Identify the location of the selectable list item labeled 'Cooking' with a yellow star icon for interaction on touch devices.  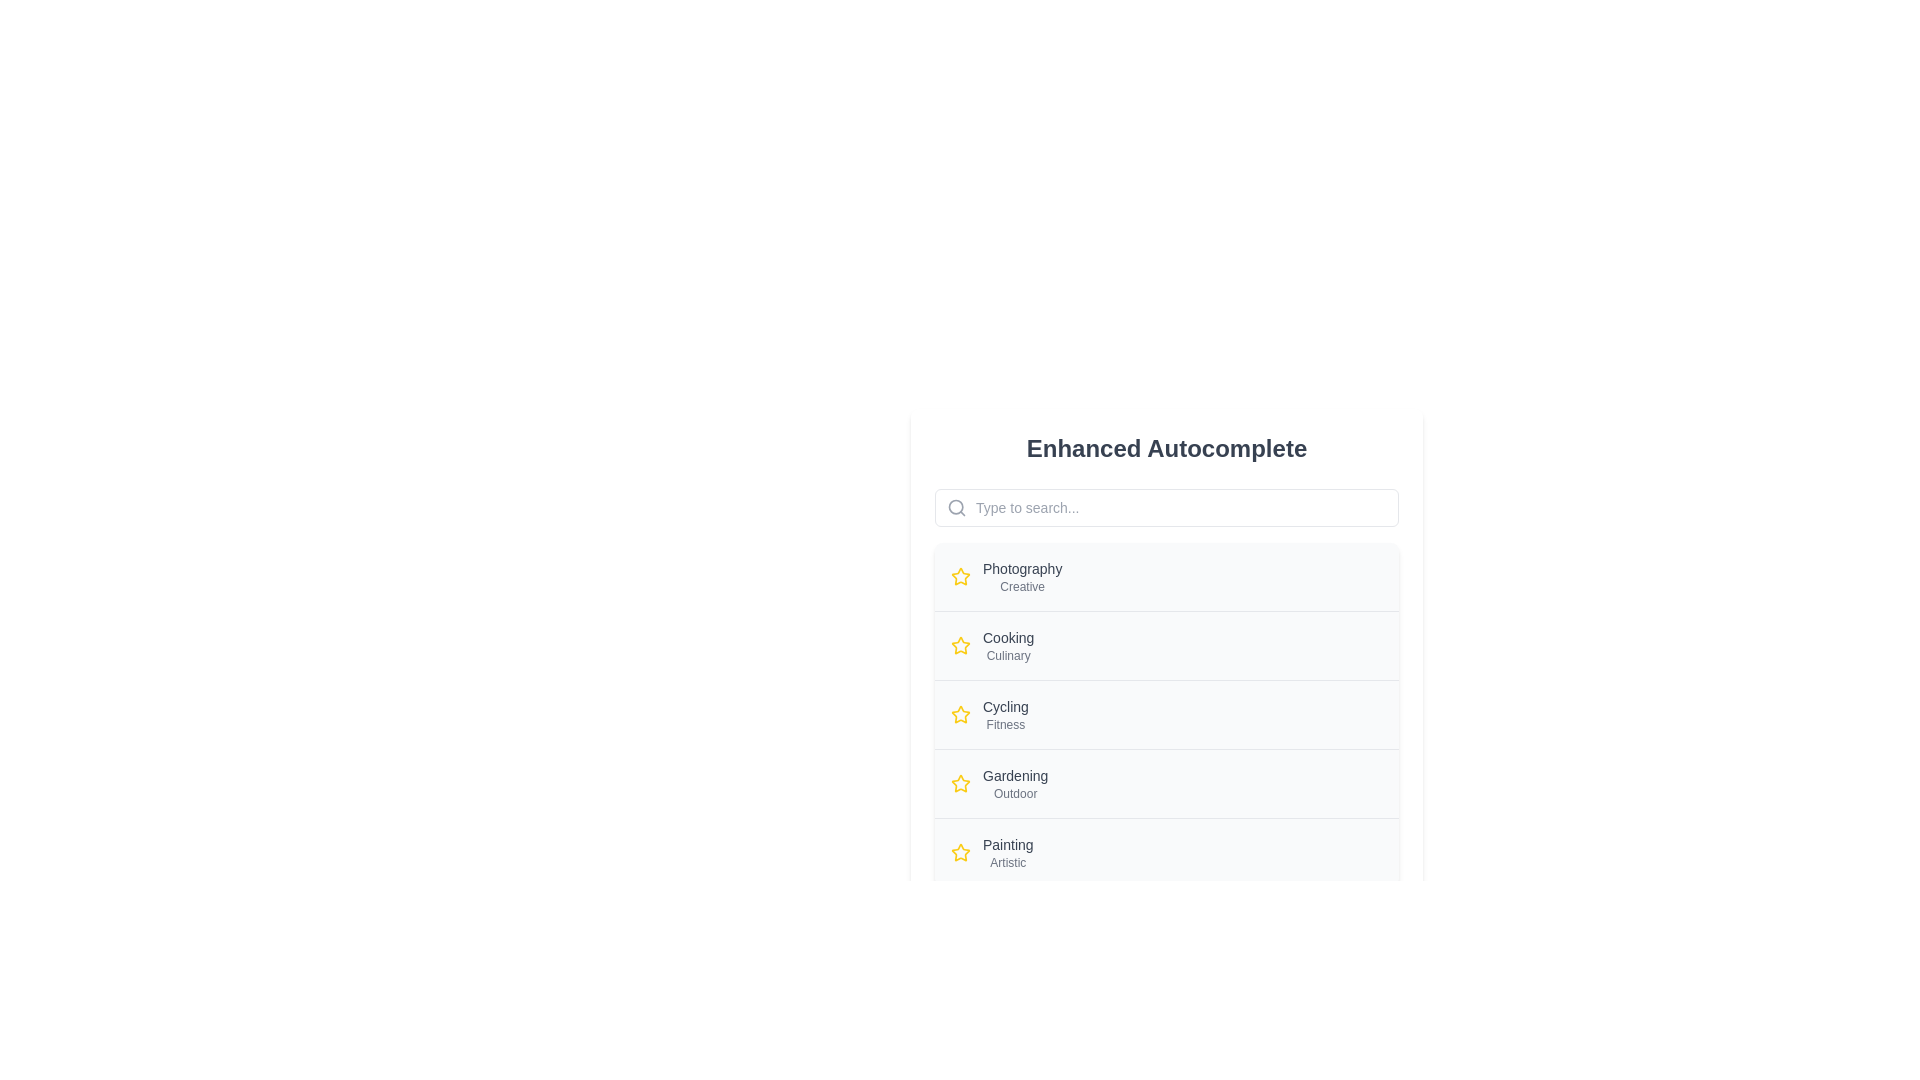
(1166, 659).